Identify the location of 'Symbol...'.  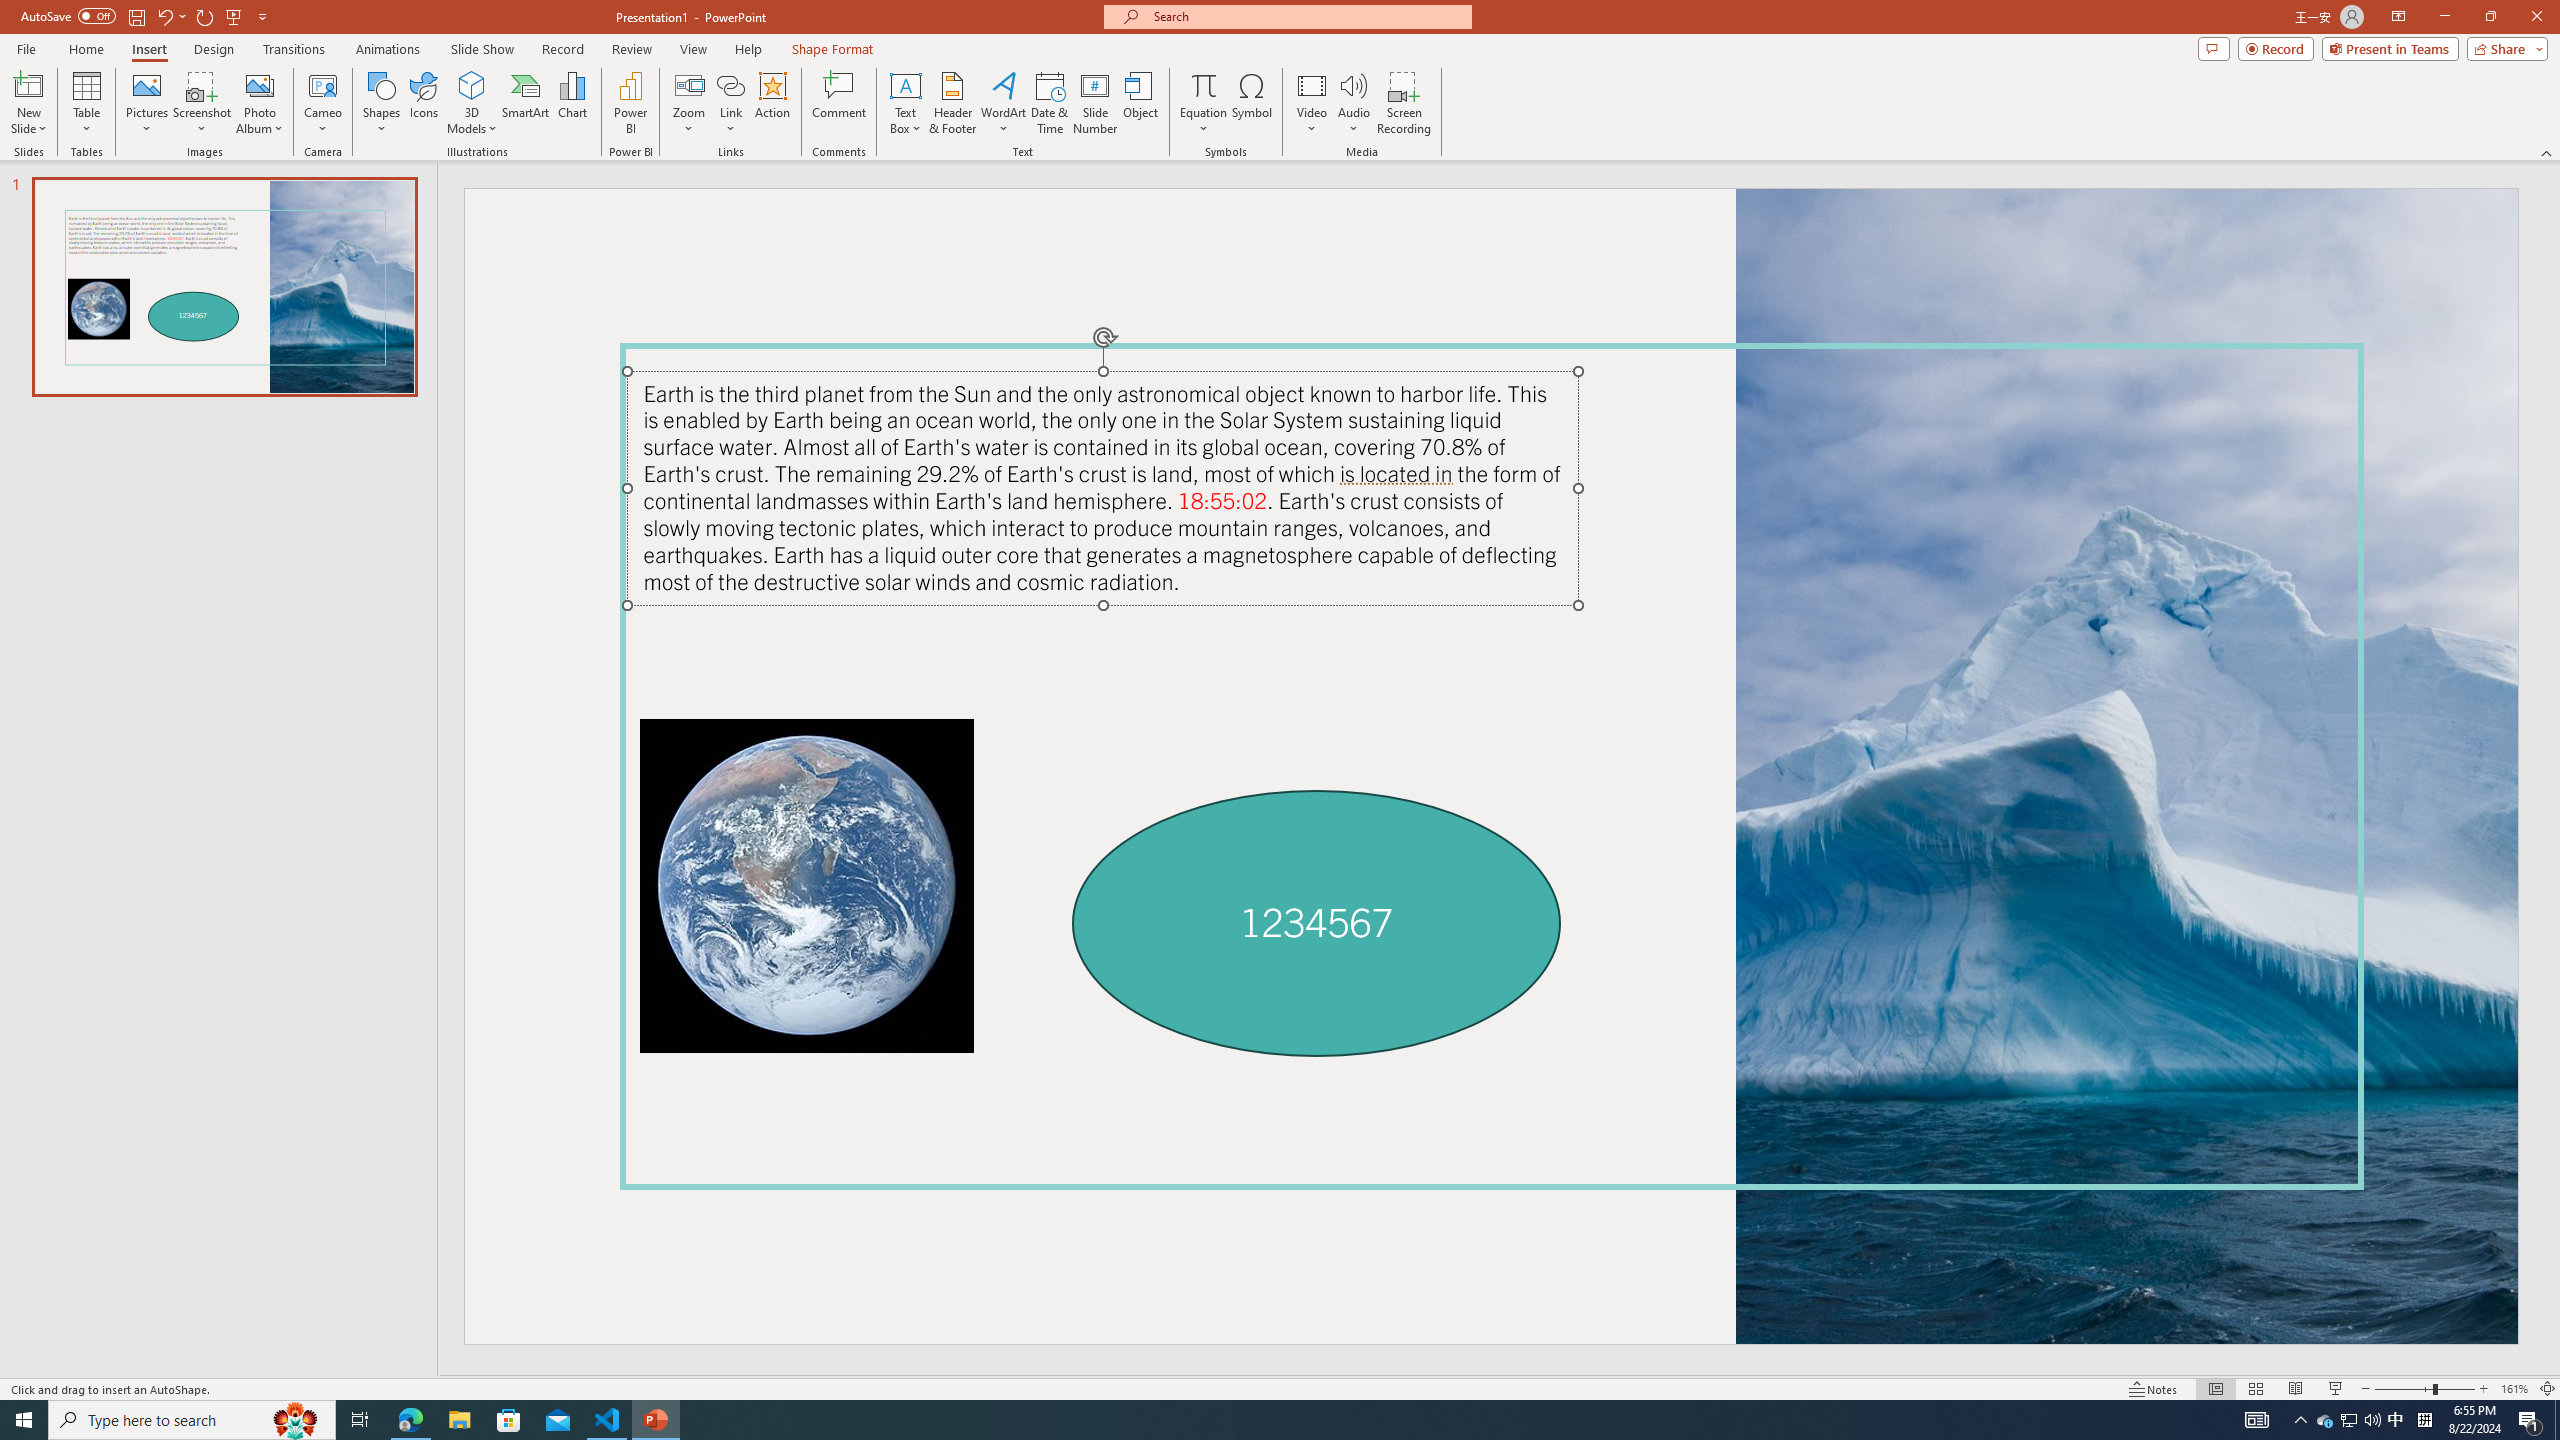
(1251, 103).